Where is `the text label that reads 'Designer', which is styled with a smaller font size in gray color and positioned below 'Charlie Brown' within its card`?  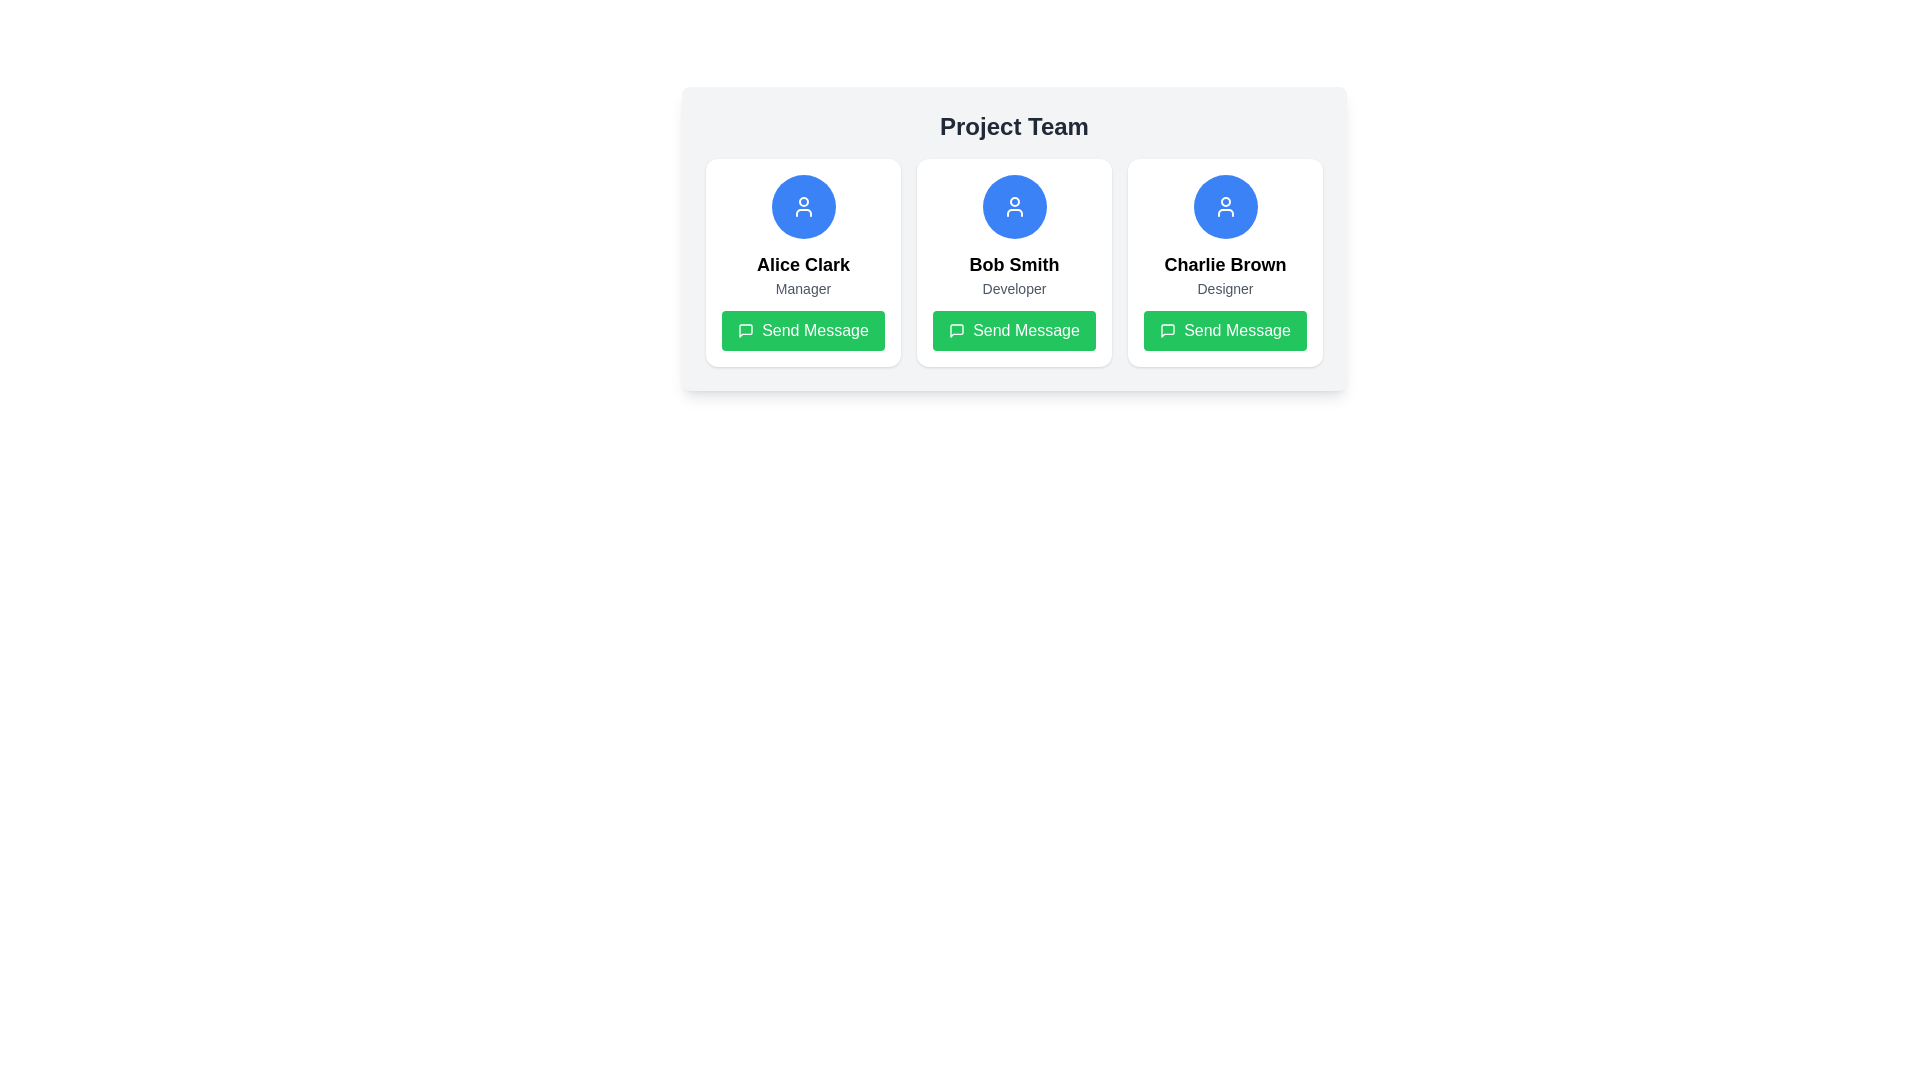
the text label that reads 'Designer', which is styled with a smaller font size in gray color and positioned below 'Charlie Brown' within its card is located at coordinates (1224, 289).